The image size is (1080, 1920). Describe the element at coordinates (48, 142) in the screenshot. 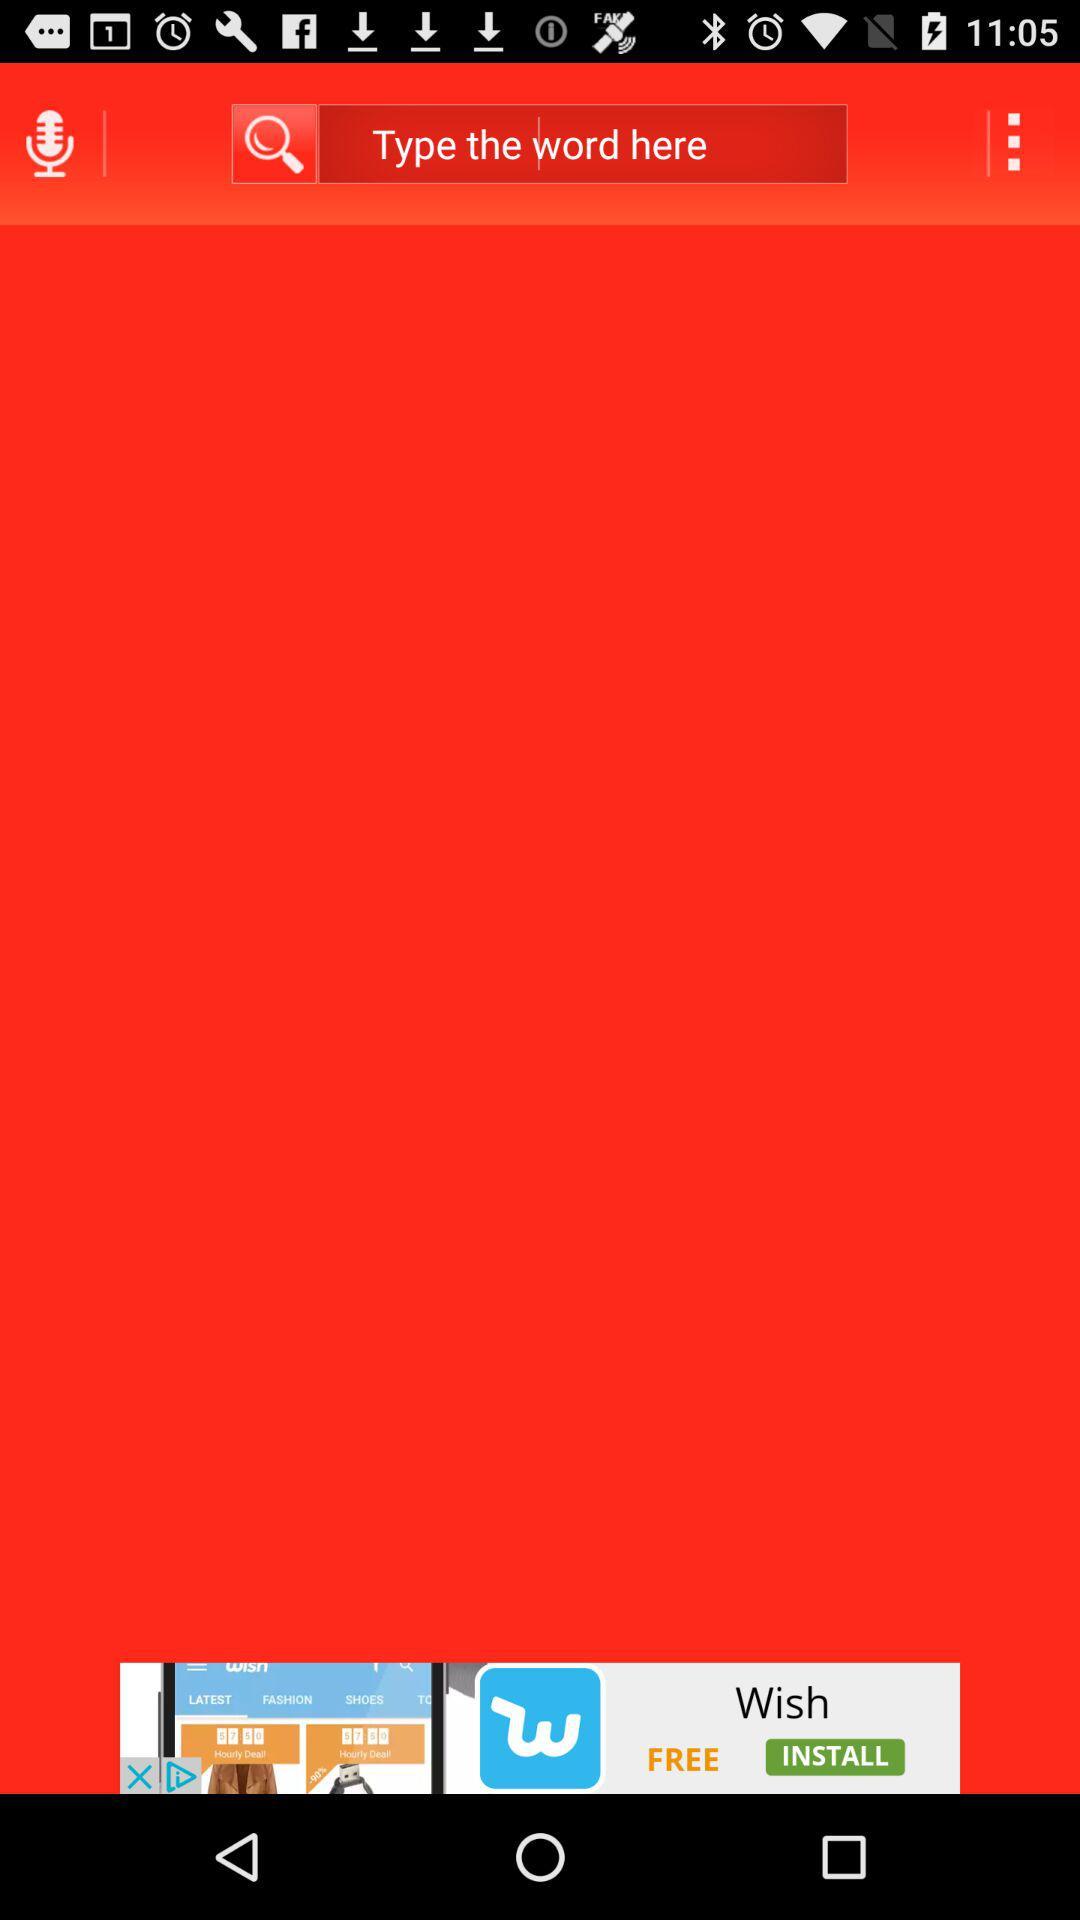

I see `speaker` at that location.